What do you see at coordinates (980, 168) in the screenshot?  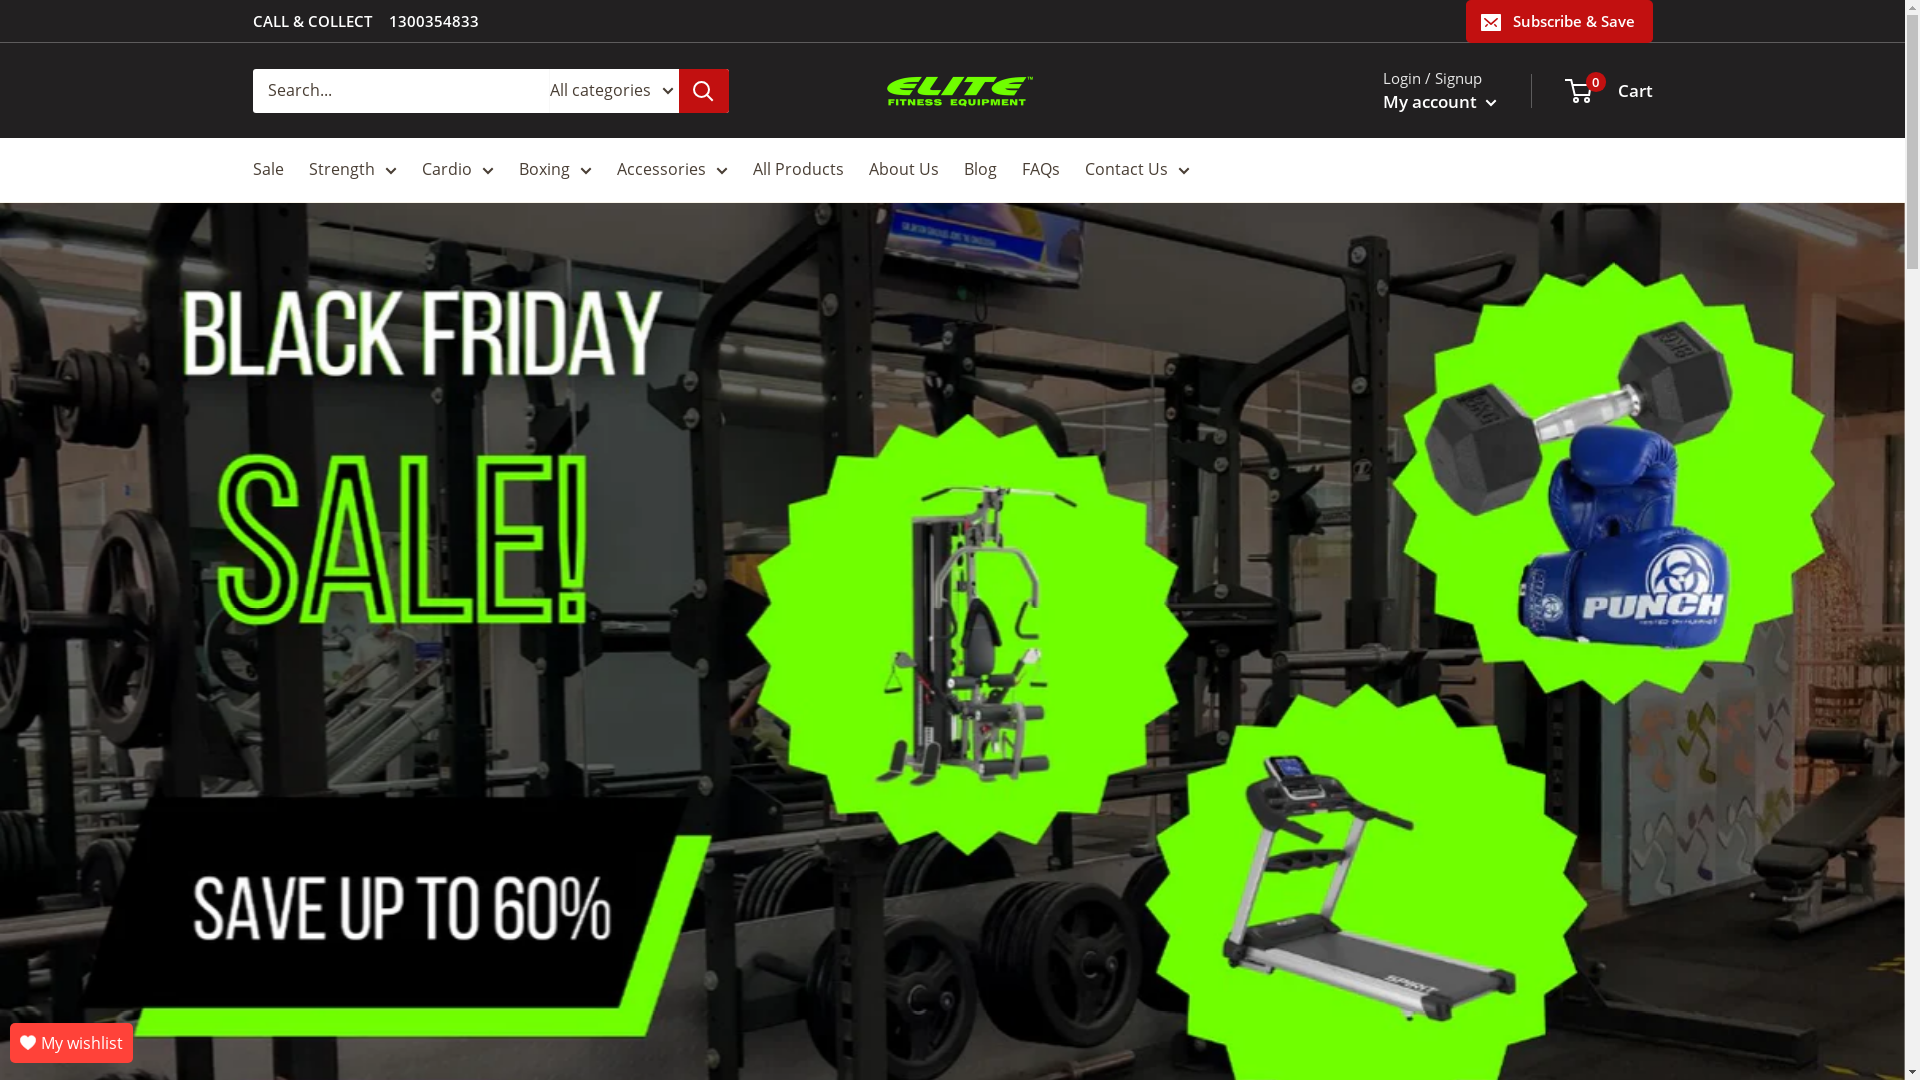 I see `'Blog'` at bounding box center [980, 168].